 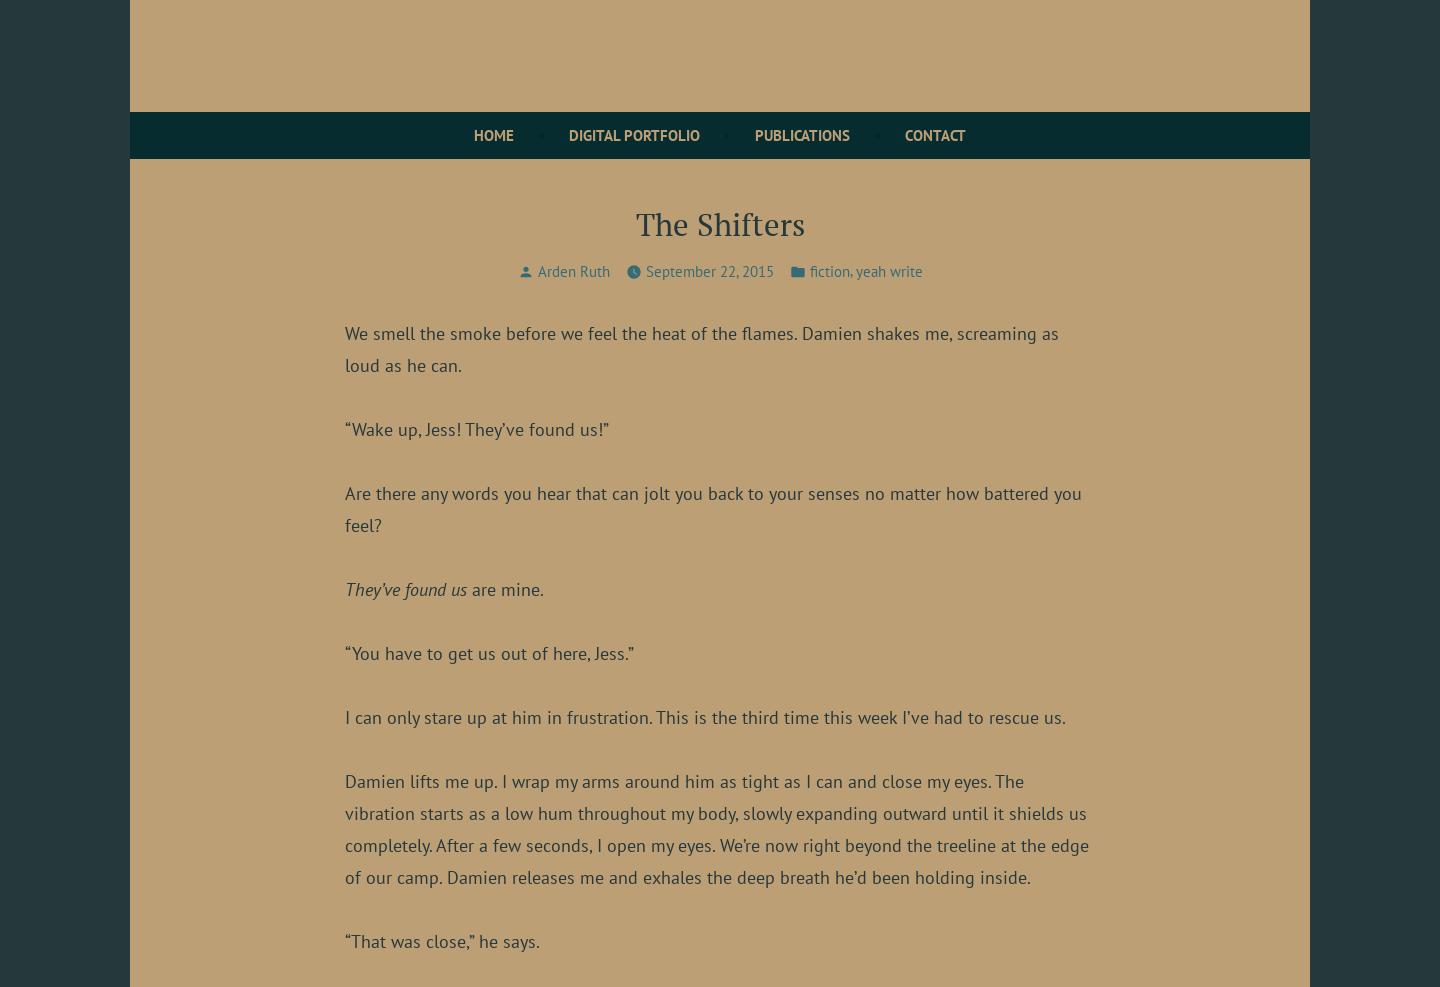 I want to click on '“Wake up, Jess! They’ve found us!”', so click(x=476, y=427).